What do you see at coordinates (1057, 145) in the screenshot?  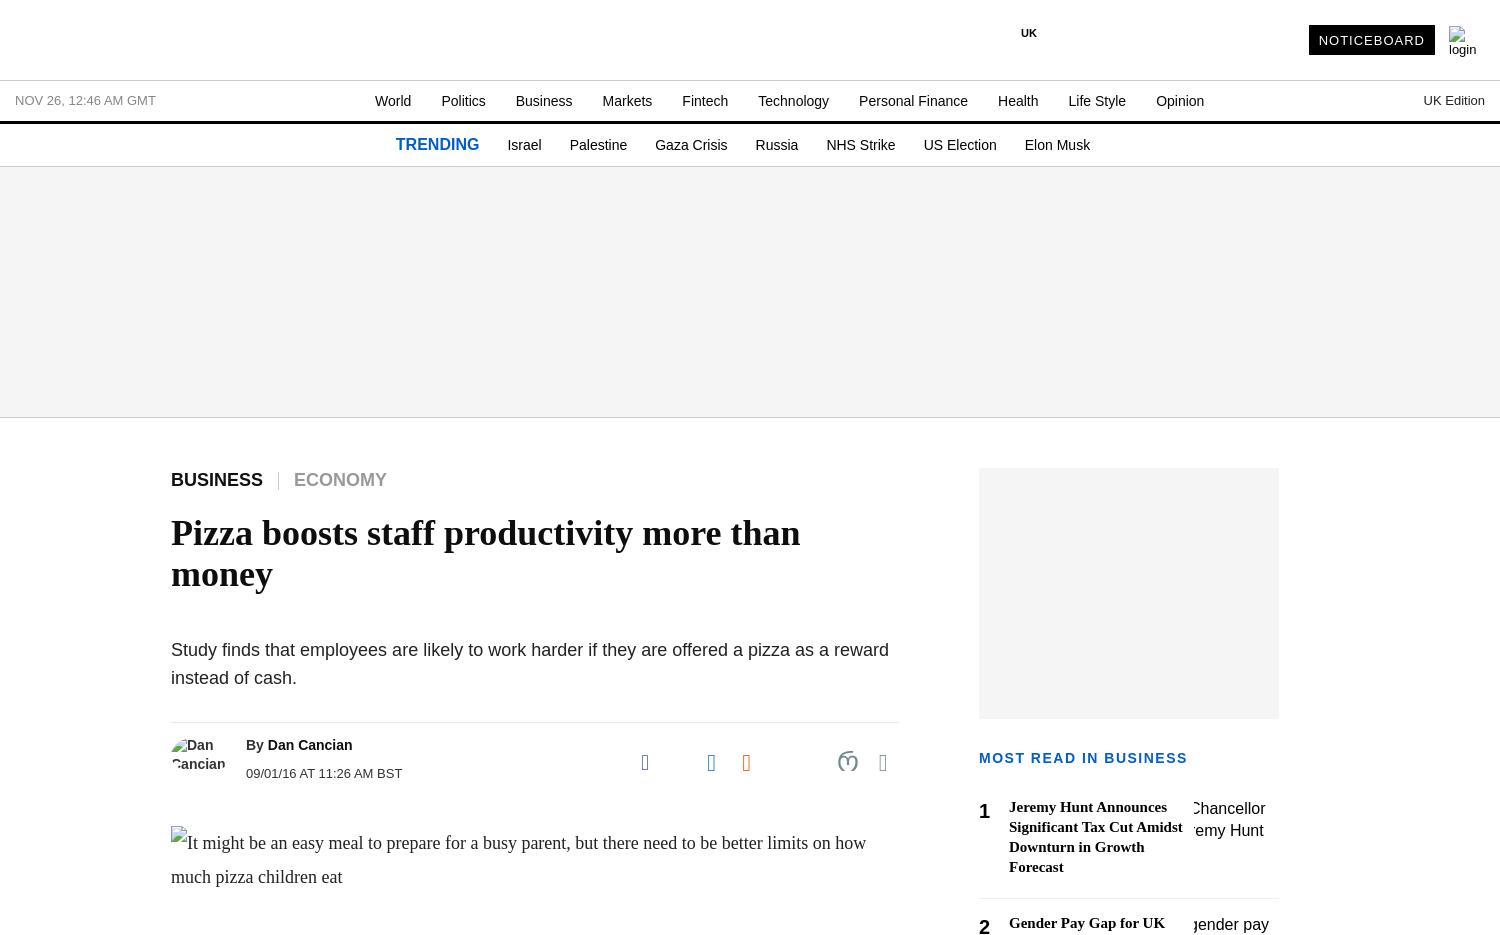 I see `'Elon Musk'` at bounding box center [1057, 145].